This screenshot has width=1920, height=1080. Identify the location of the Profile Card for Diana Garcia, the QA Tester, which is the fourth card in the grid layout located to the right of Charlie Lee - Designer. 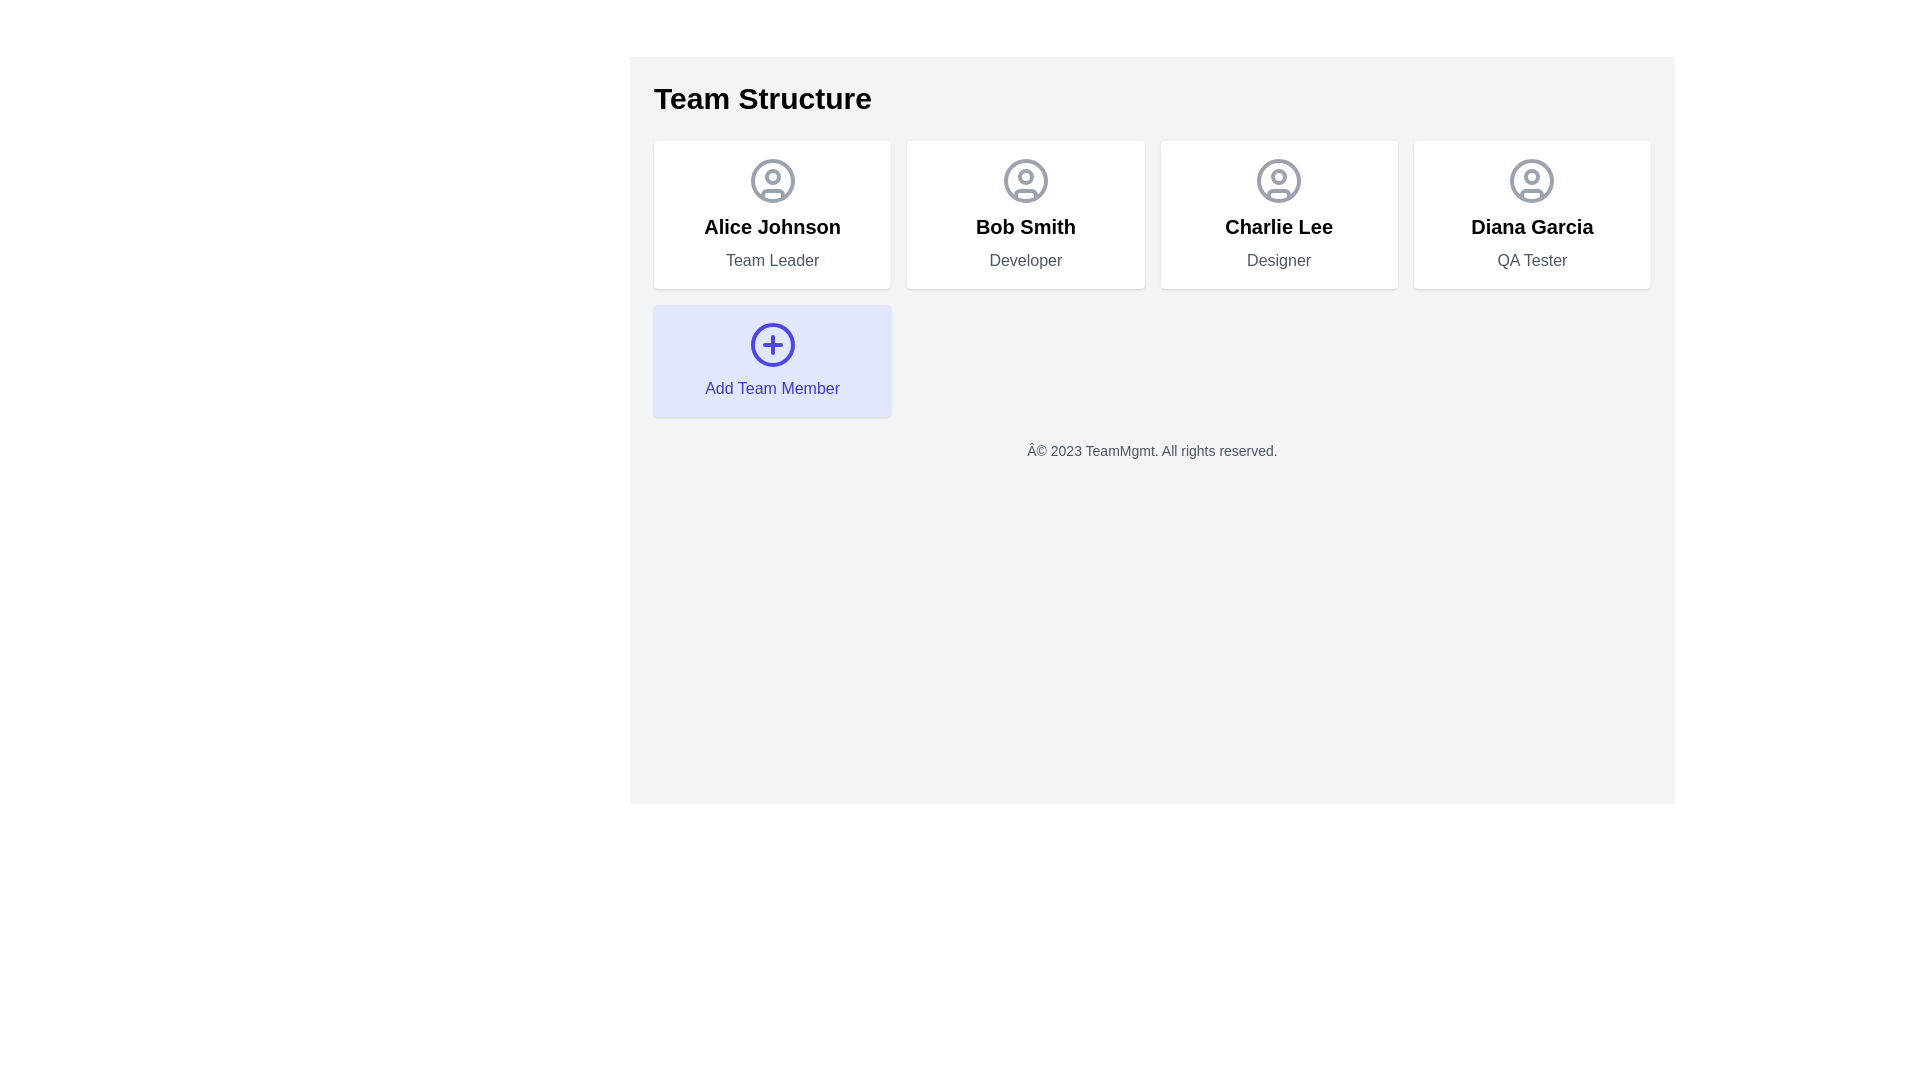
(1531, 215).